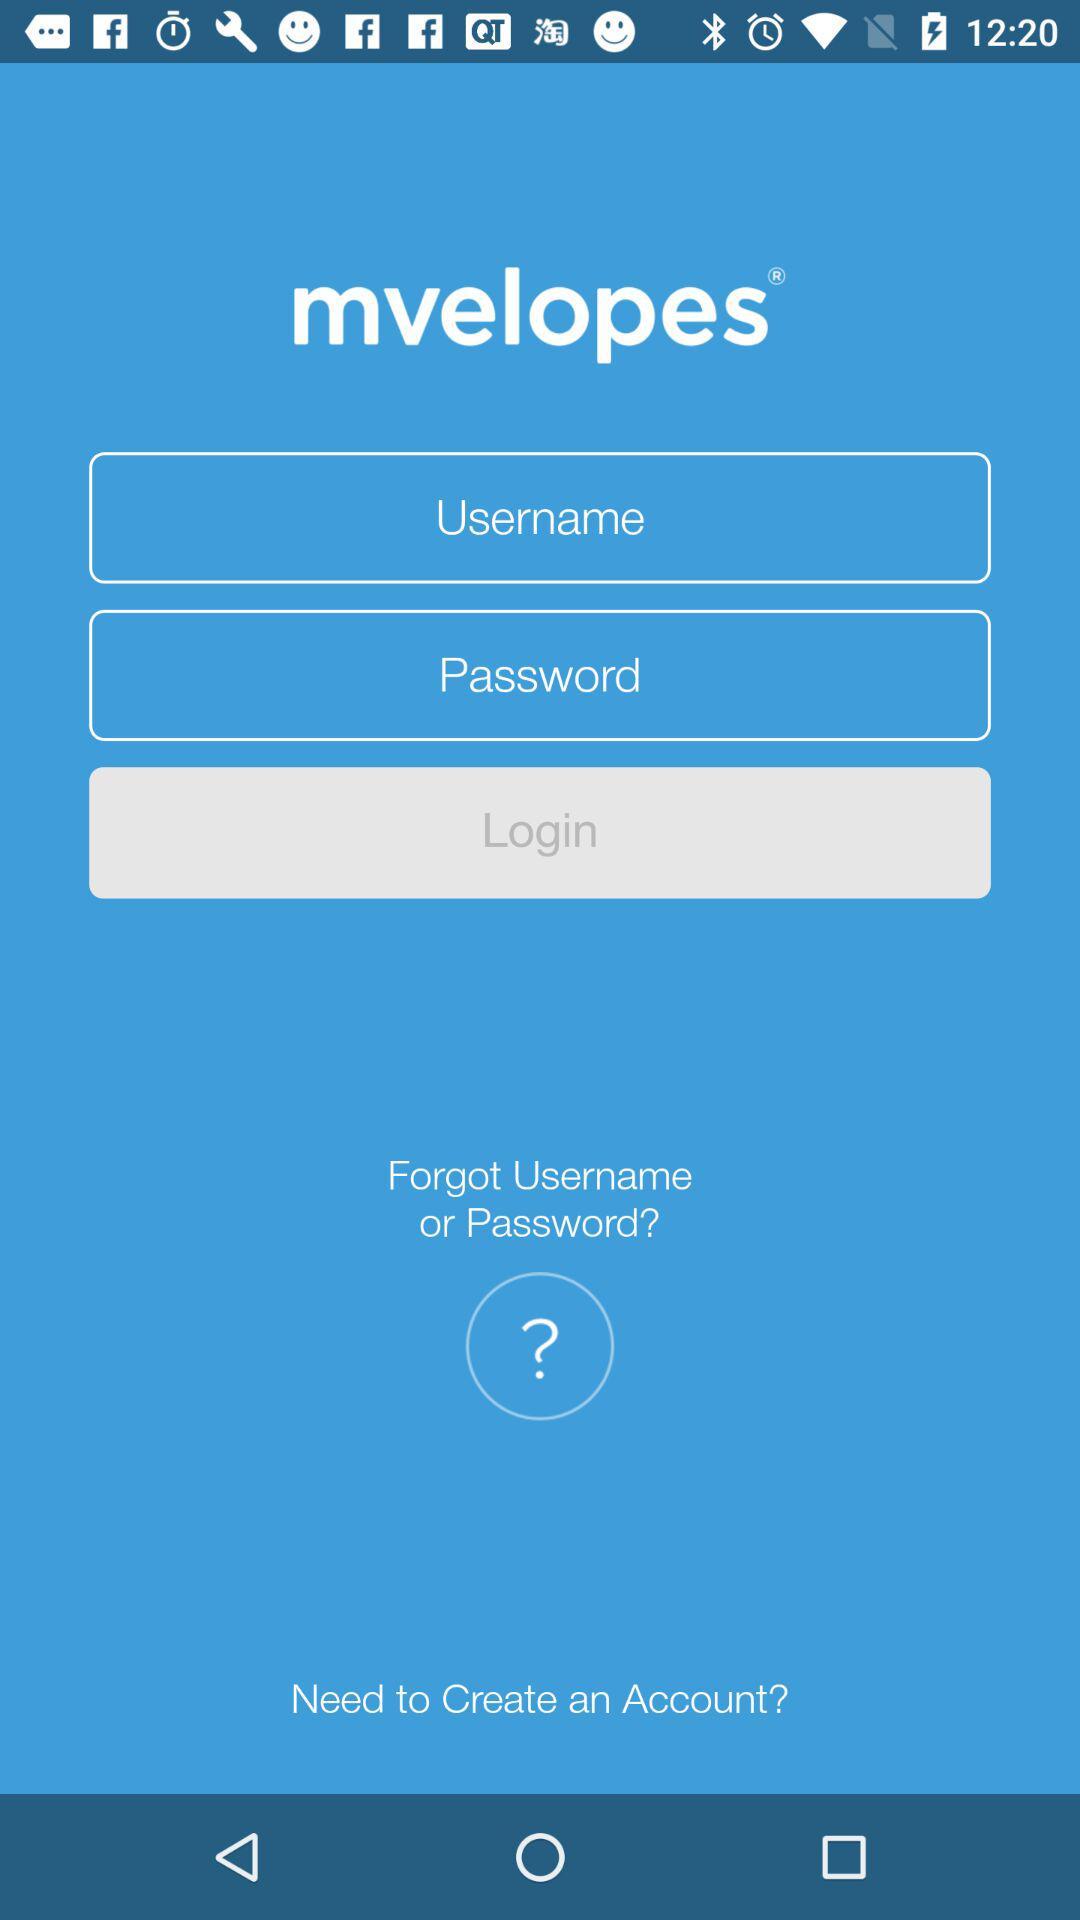 This screenshot has height=1920, width=1080. Describe the element at coordinates (540, 1199) in the screenshot. I see `the icon below login icon` at that location.